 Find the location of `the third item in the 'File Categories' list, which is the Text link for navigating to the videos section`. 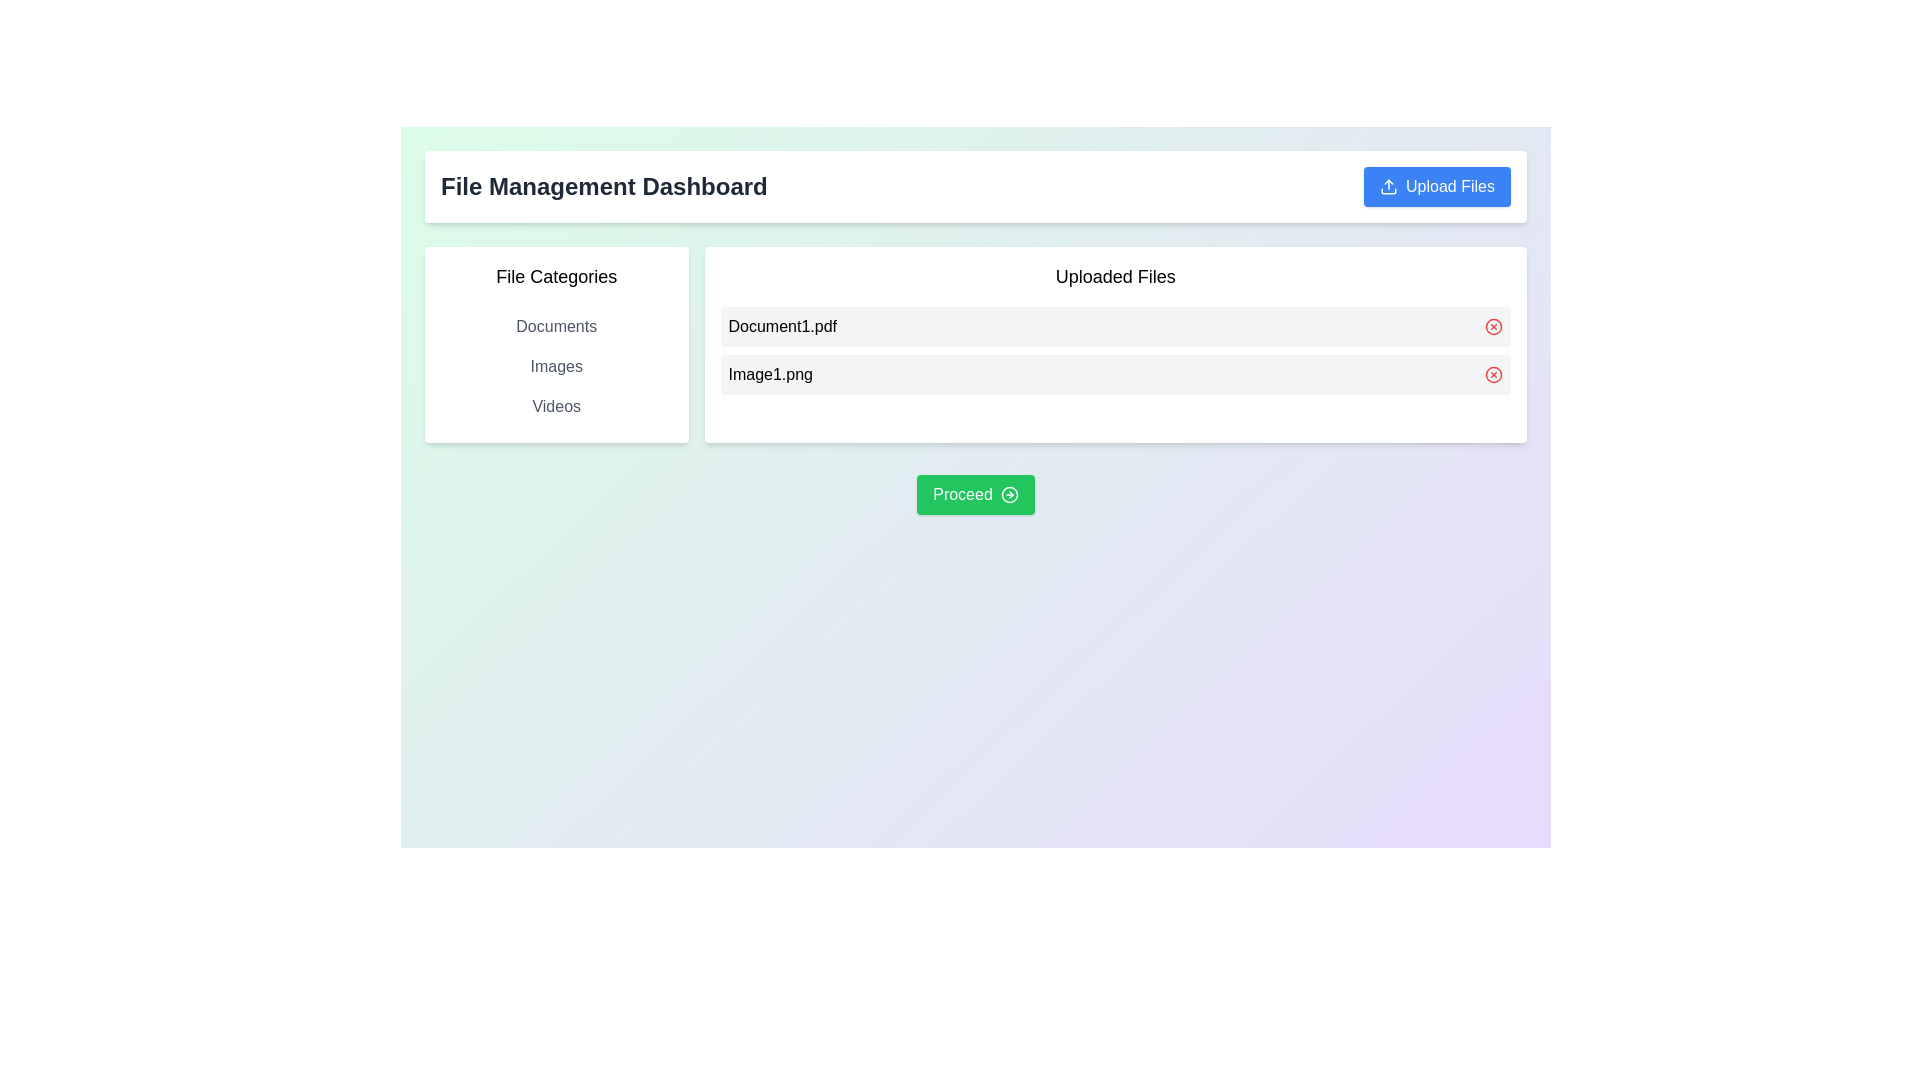

the third item in the 'File Categories' list, which is the Text link for navigating to the videos section is located at coordinates (556, 406).